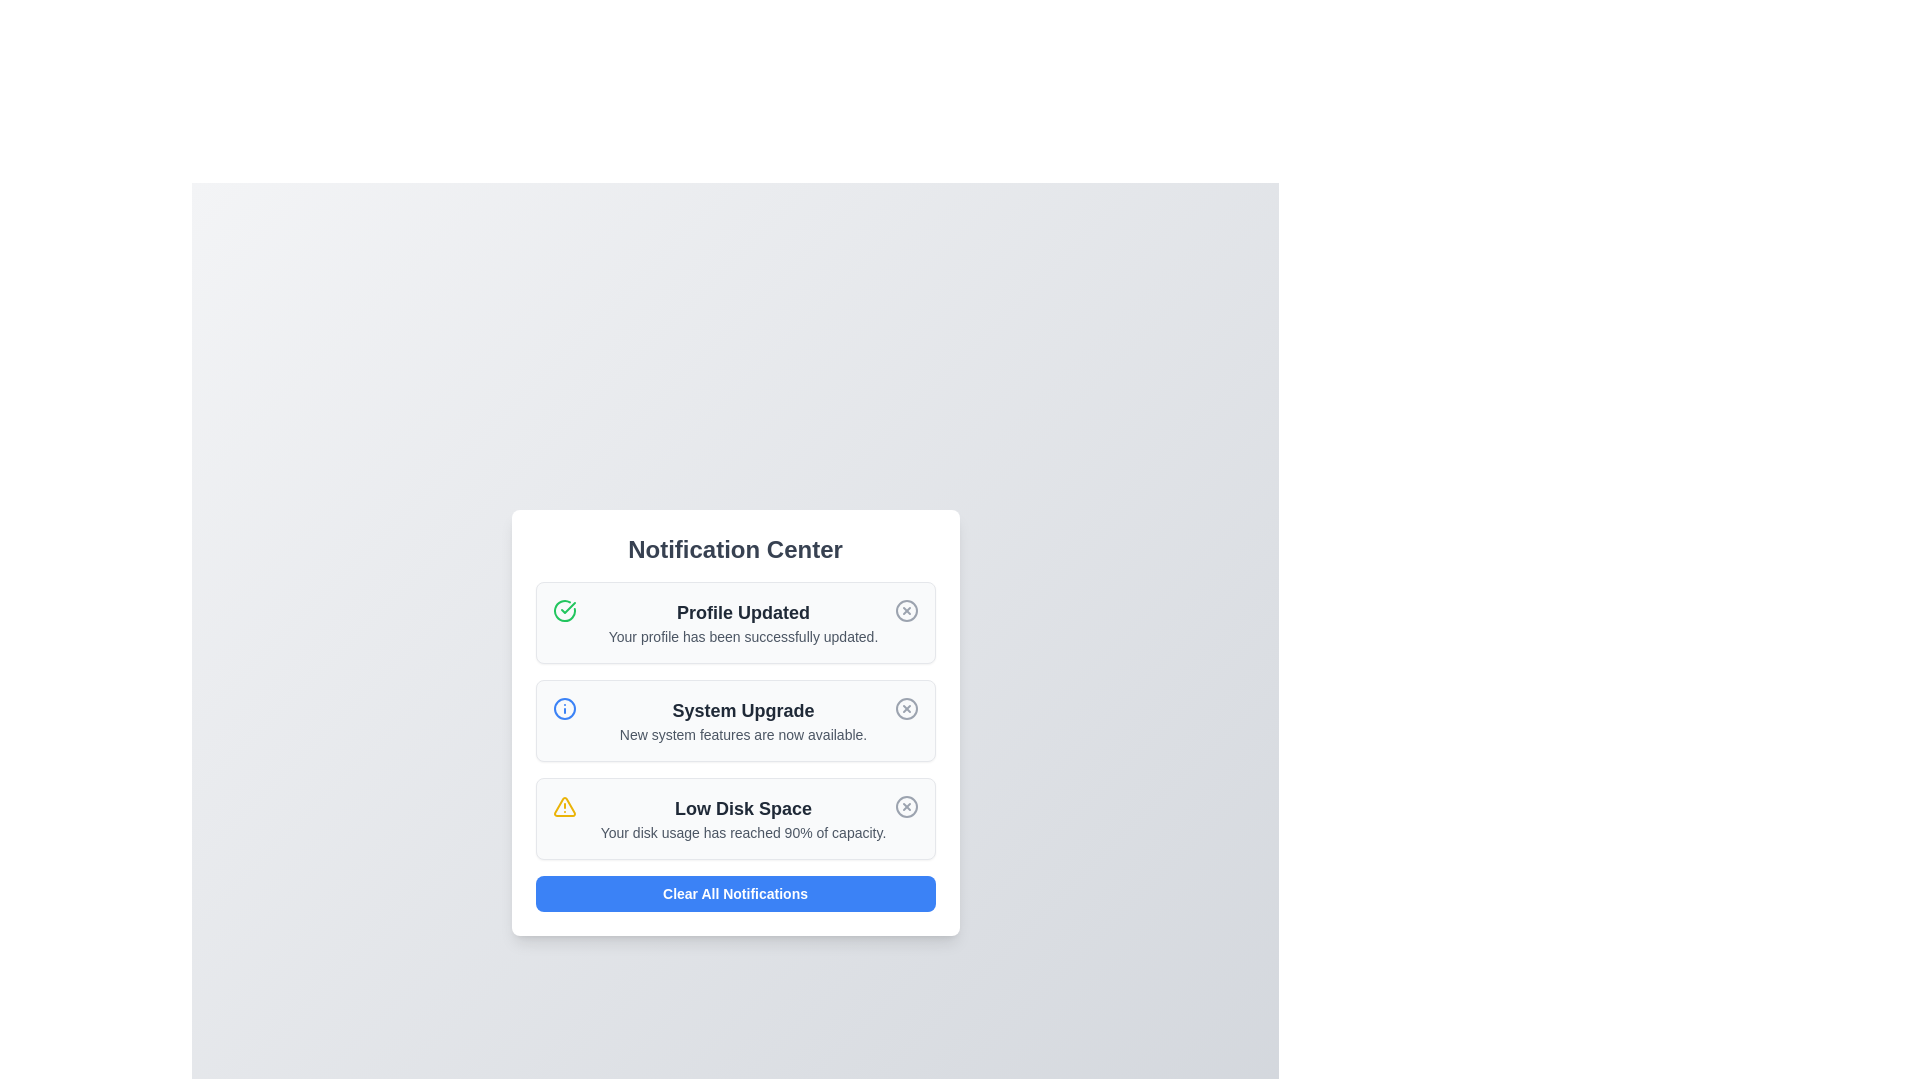  What do you see at coordinates (734, 893) in the screenshot?
I see `the button labeled 'Clear All Notifications' with a blue background to observe the color change effect` at bounding box center [734, 893].